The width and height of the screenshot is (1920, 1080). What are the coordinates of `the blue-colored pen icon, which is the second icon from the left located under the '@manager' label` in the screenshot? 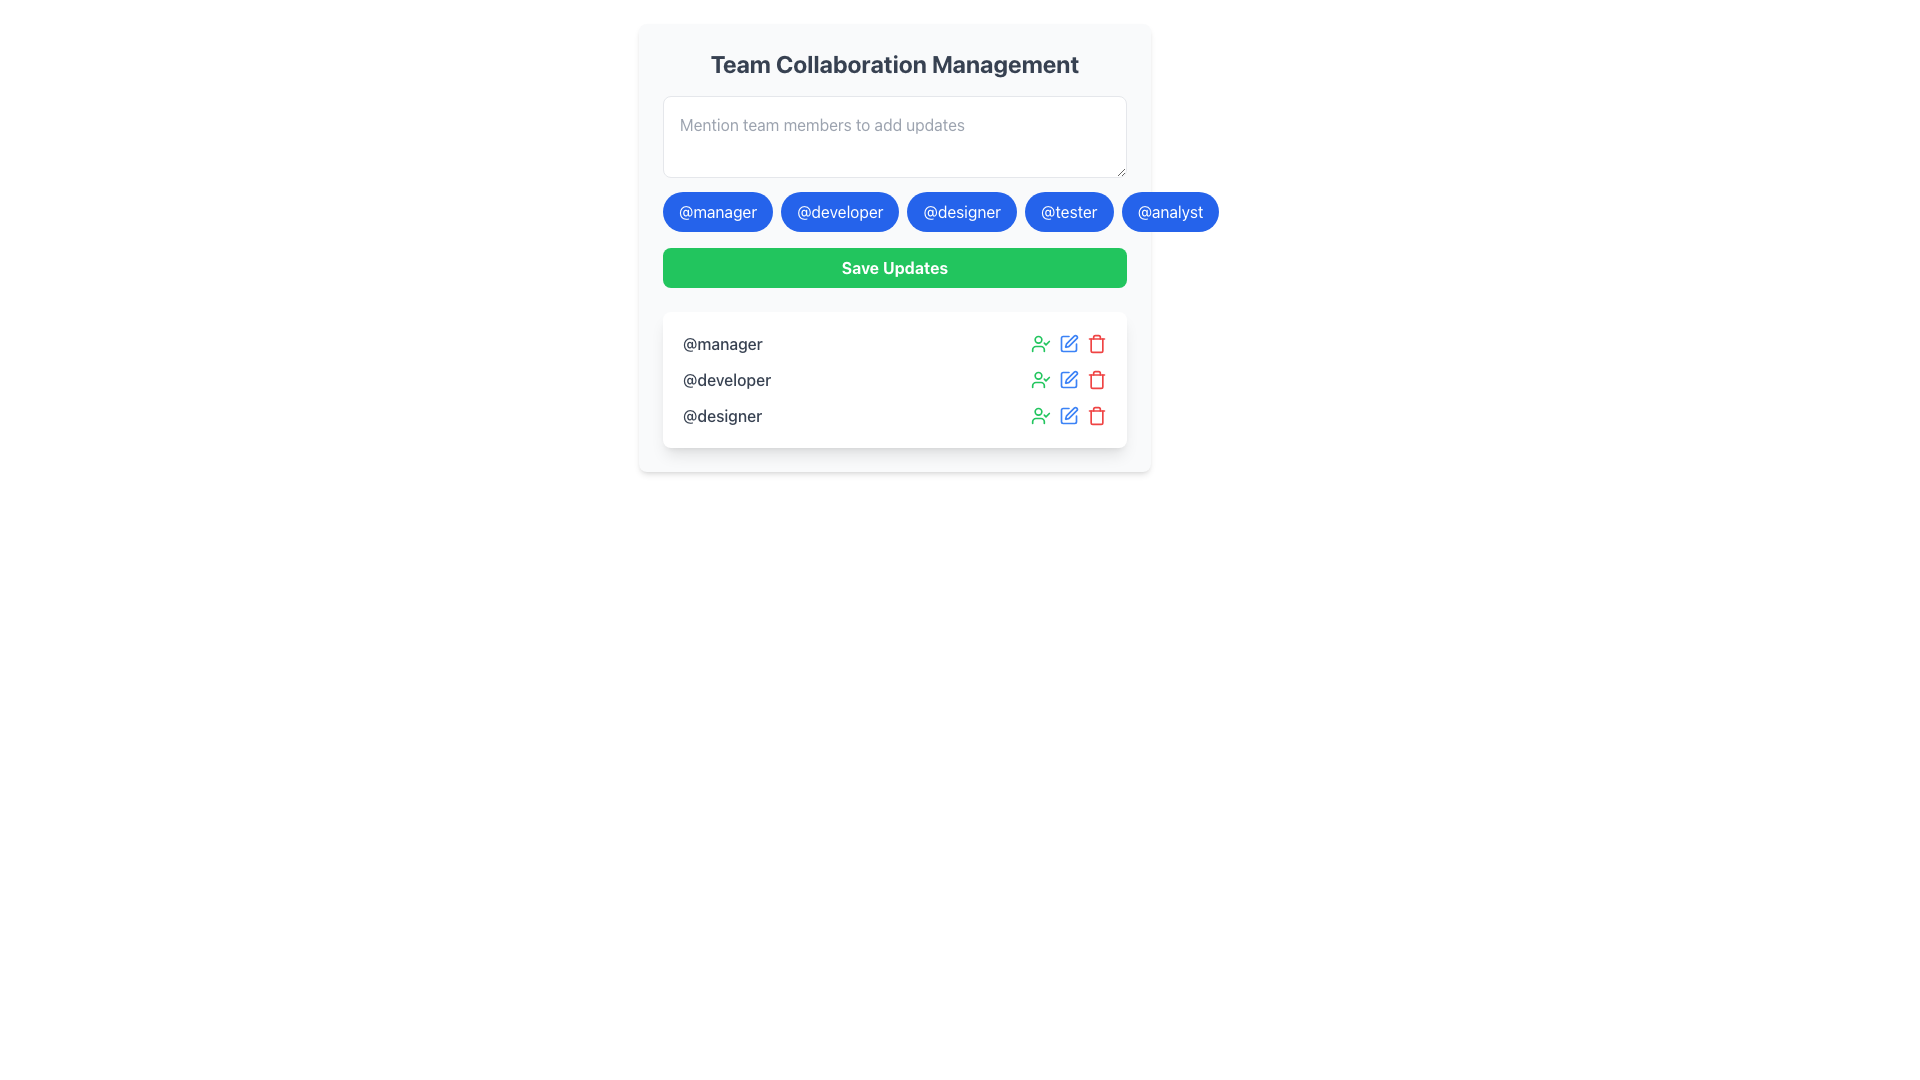 It's located at (1068, 342).